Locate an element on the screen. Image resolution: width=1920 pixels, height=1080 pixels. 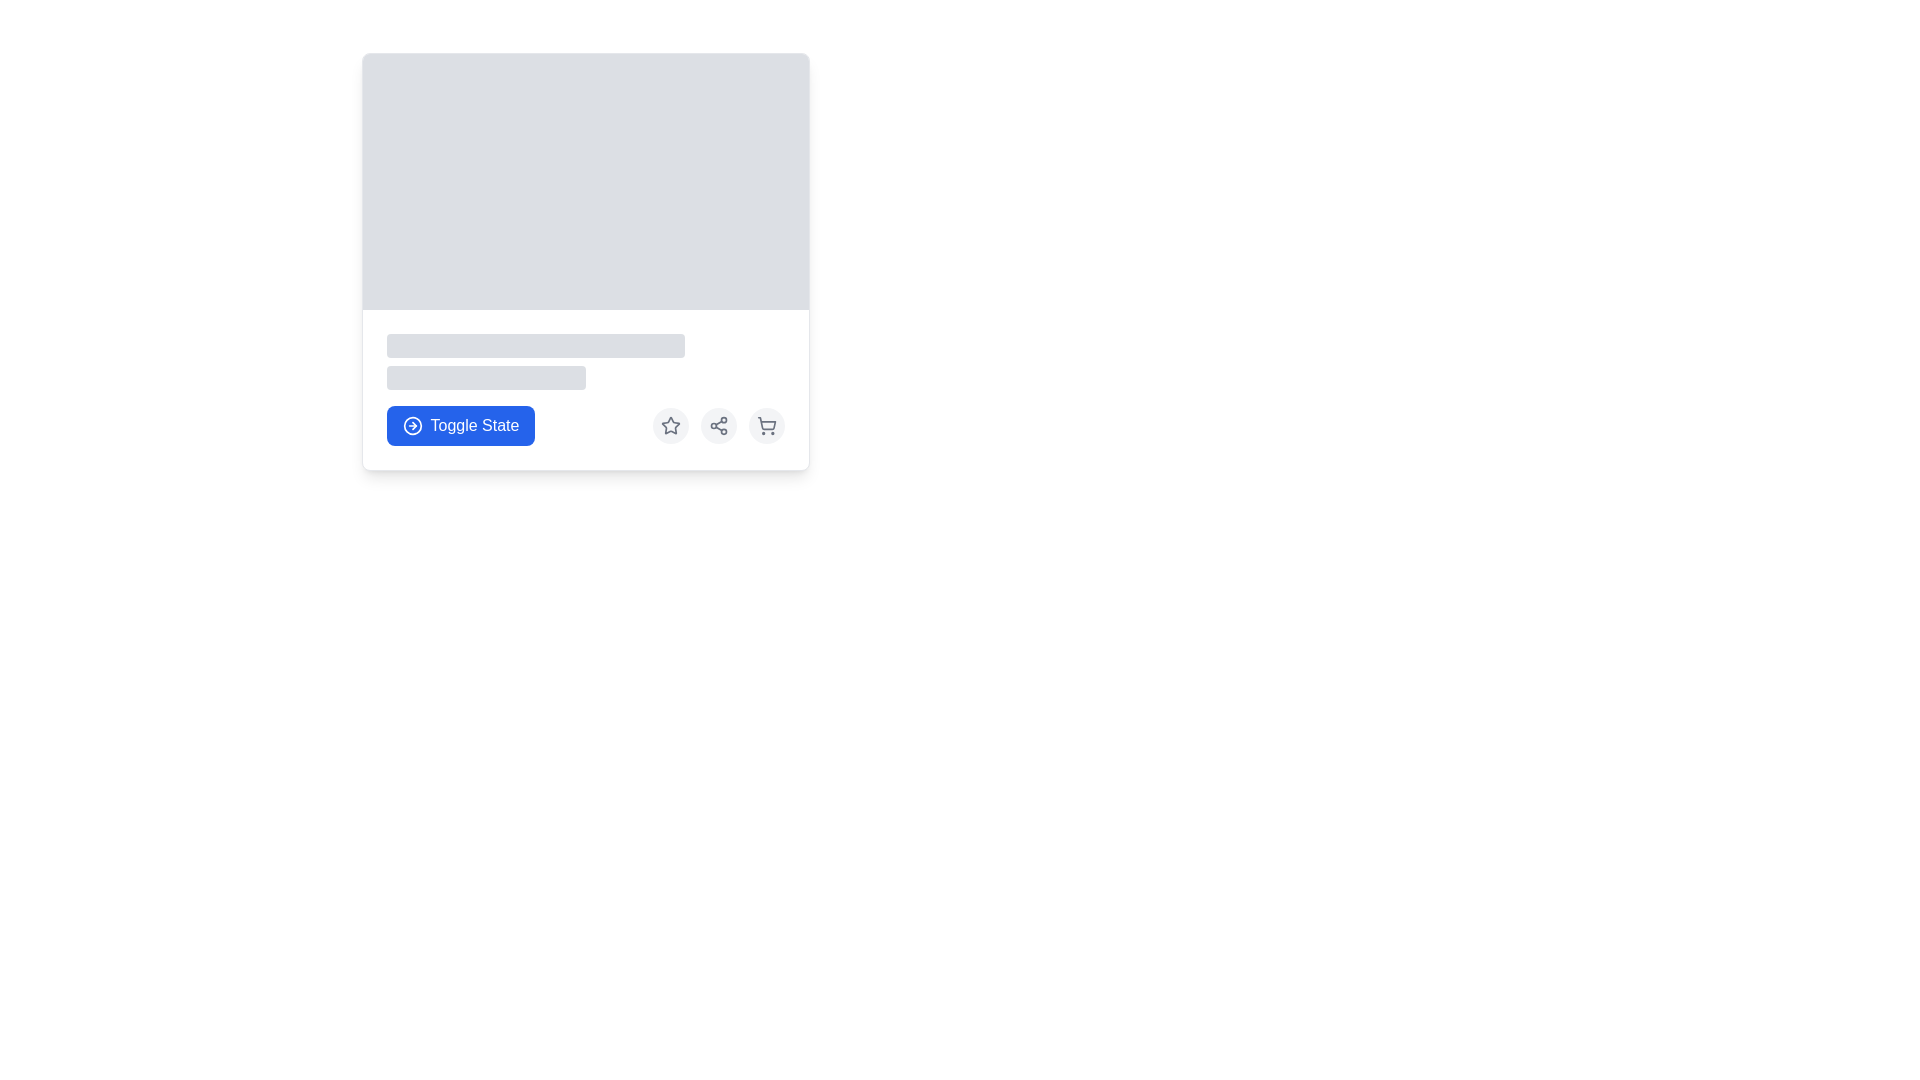
the Star icon located at the bottom section of the user interface, right of the 'Toggle State' button, which serves as a visual indicator for favoriting or rating is located at coordinates (670, 424).